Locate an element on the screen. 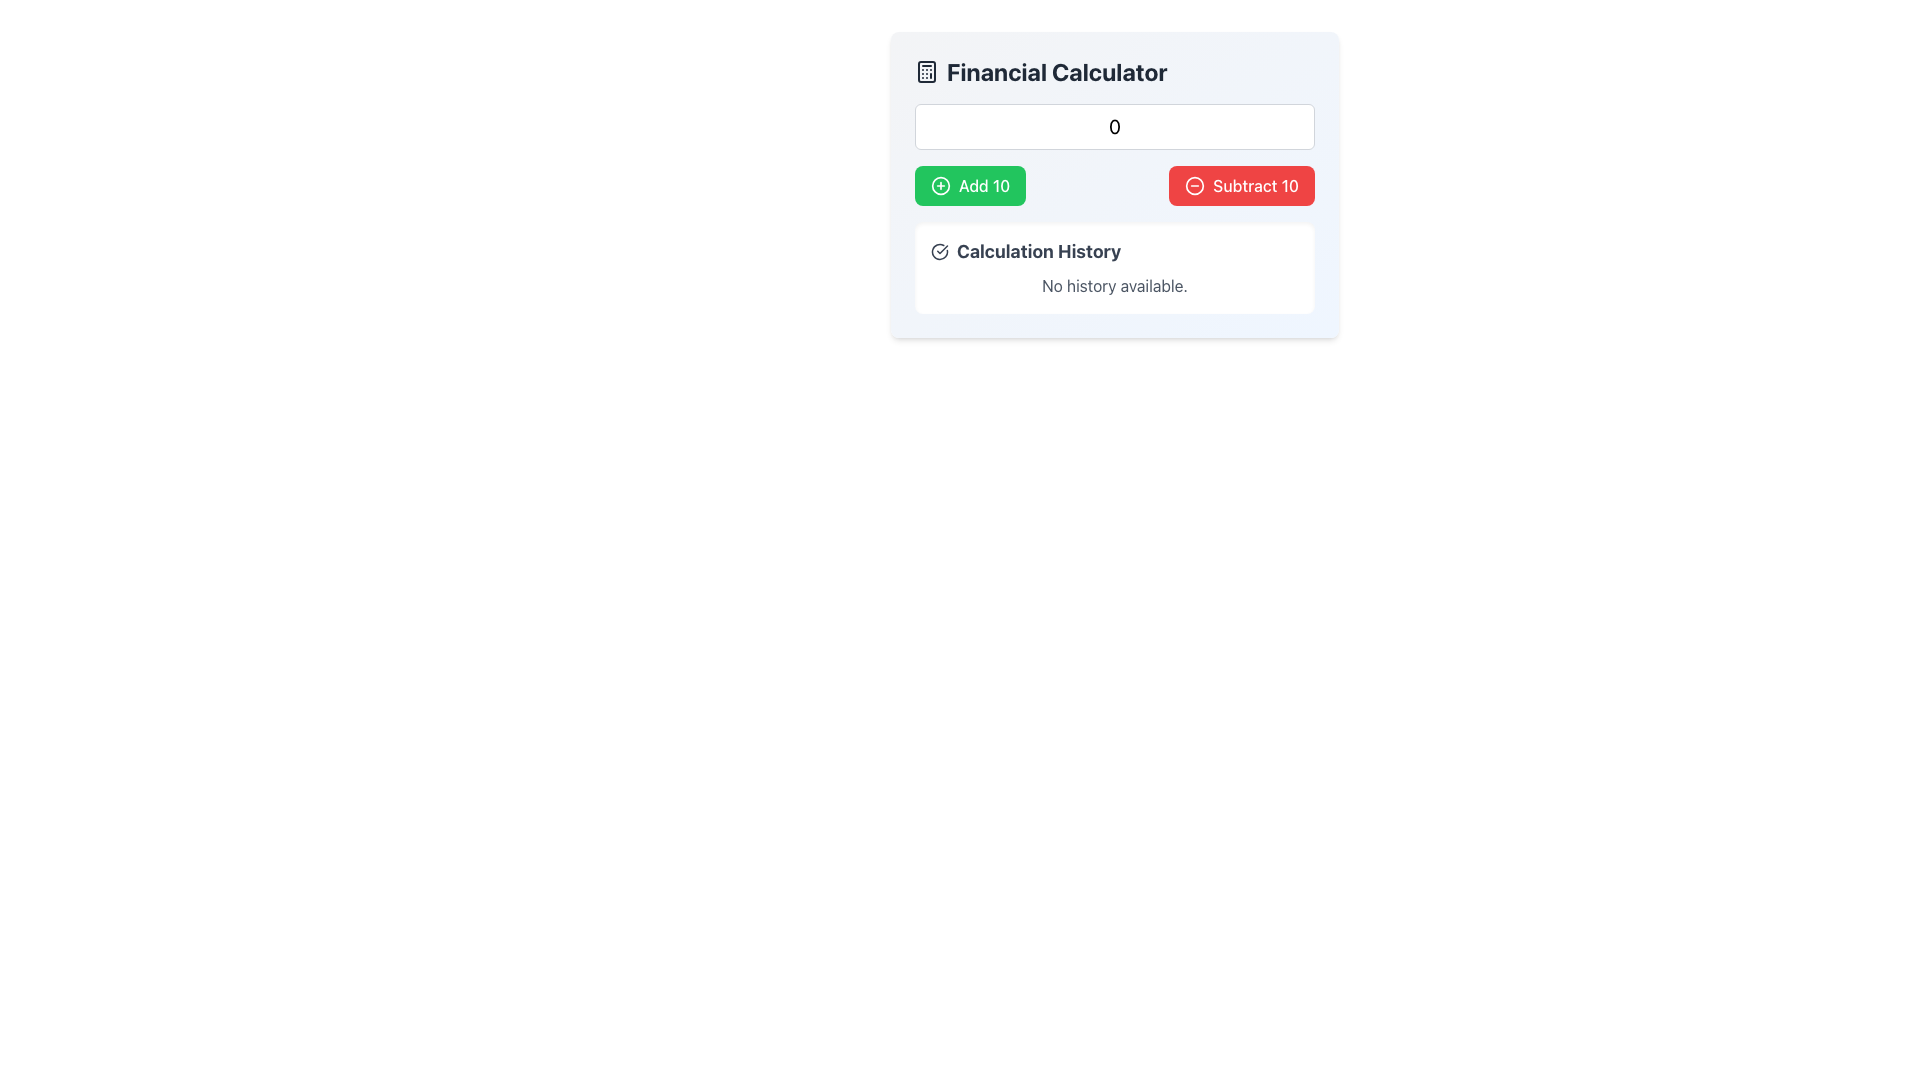  the circular graphical representation within the icon button located to the left of the 'Subtract 10' button is located at coordinates (1195, 185).